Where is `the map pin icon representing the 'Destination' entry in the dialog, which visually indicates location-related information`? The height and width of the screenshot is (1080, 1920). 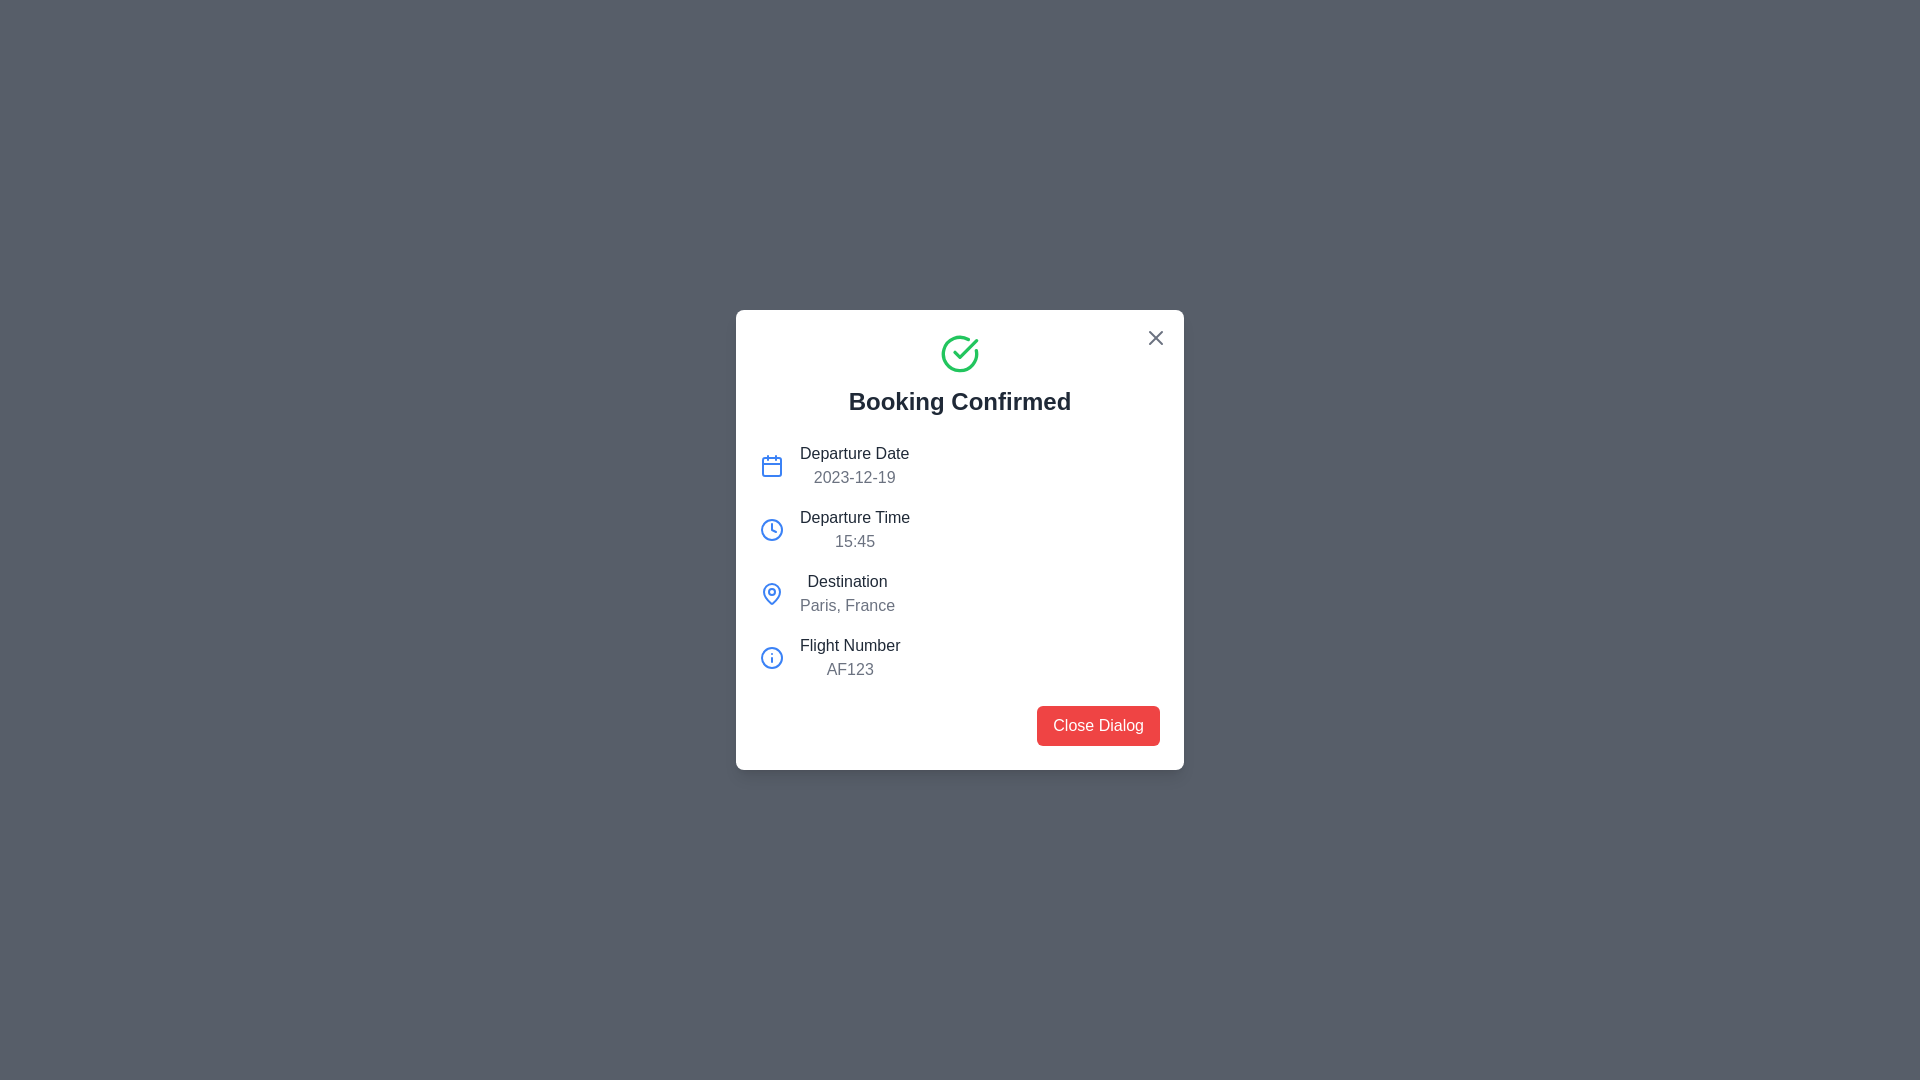
the map pin icon representing the 'Destination' entry in the dialog, which visually indicates location-related information is located at coordinates (771, 592).